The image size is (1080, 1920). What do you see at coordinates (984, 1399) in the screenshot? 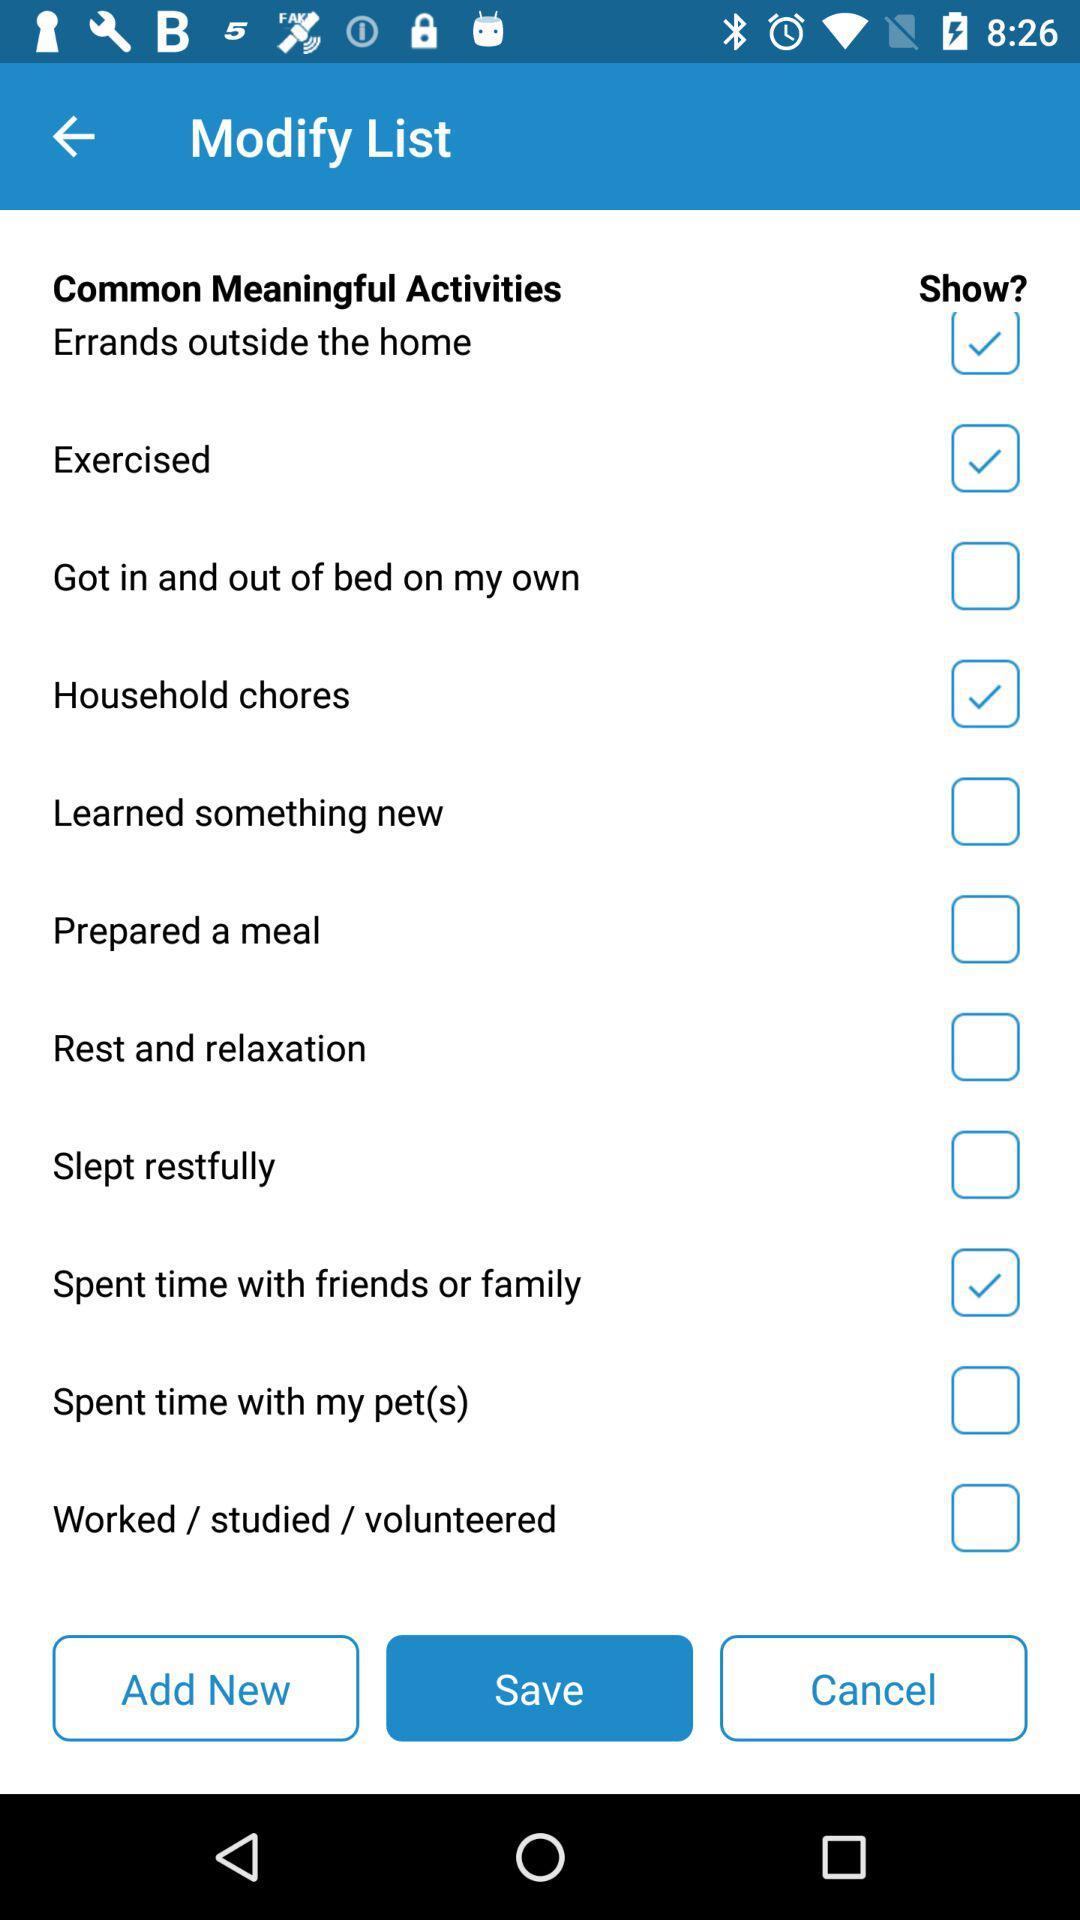
I see `empty` at bounding box center [984, 1399].